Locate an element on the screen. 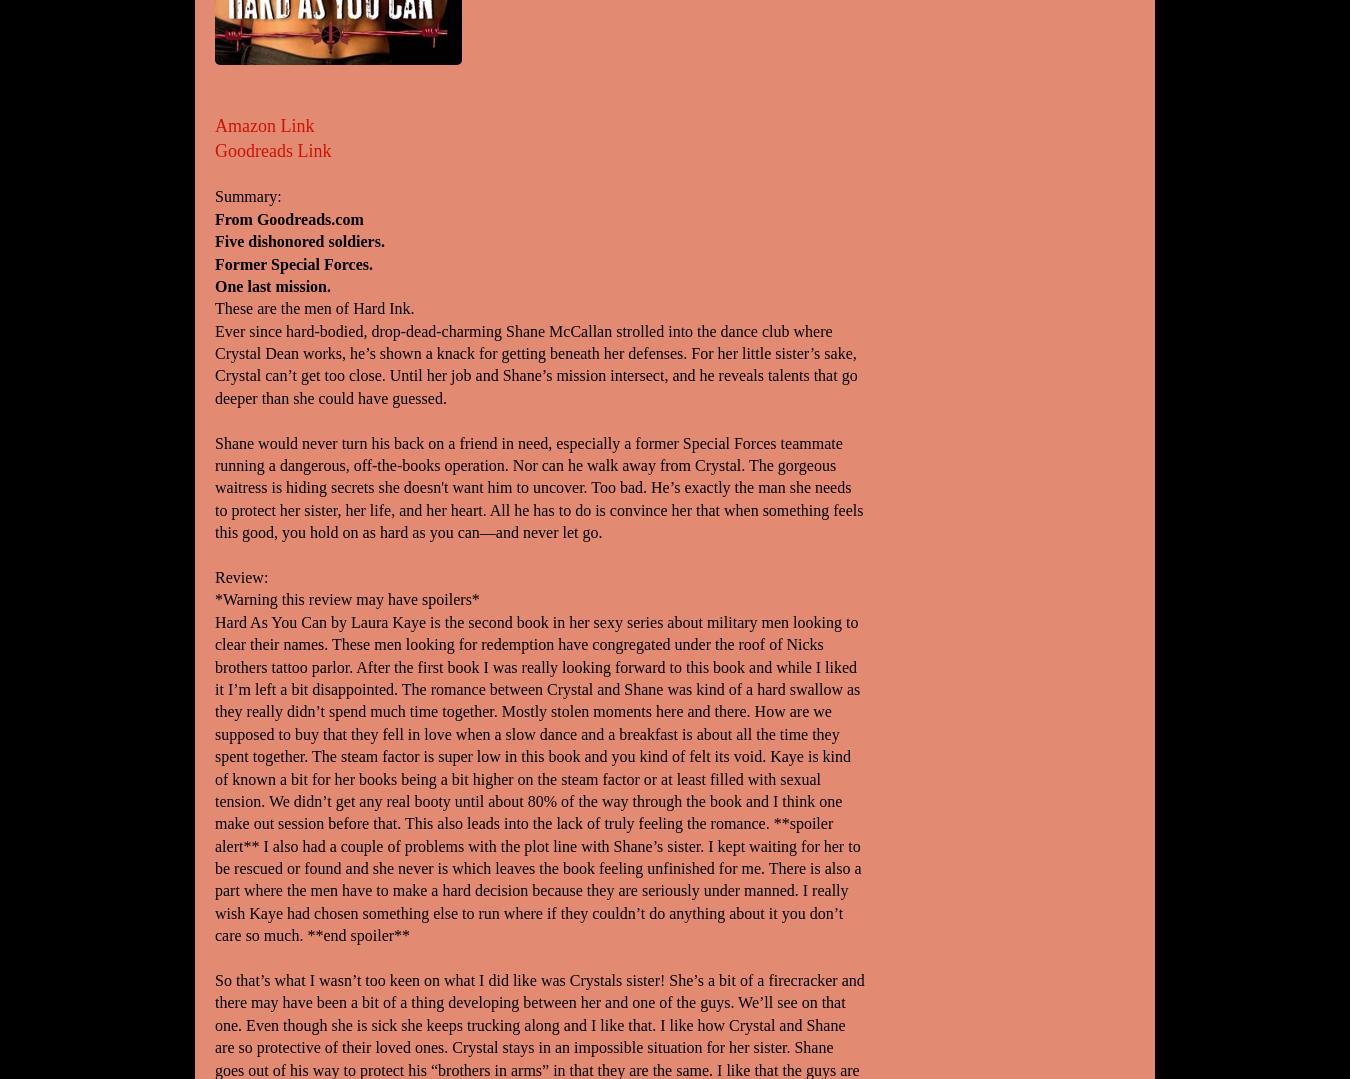 The width and height of the screenshot is (1350, 1079). '*Warning this review may have spoilers*' is located at coordinates (346, 599).